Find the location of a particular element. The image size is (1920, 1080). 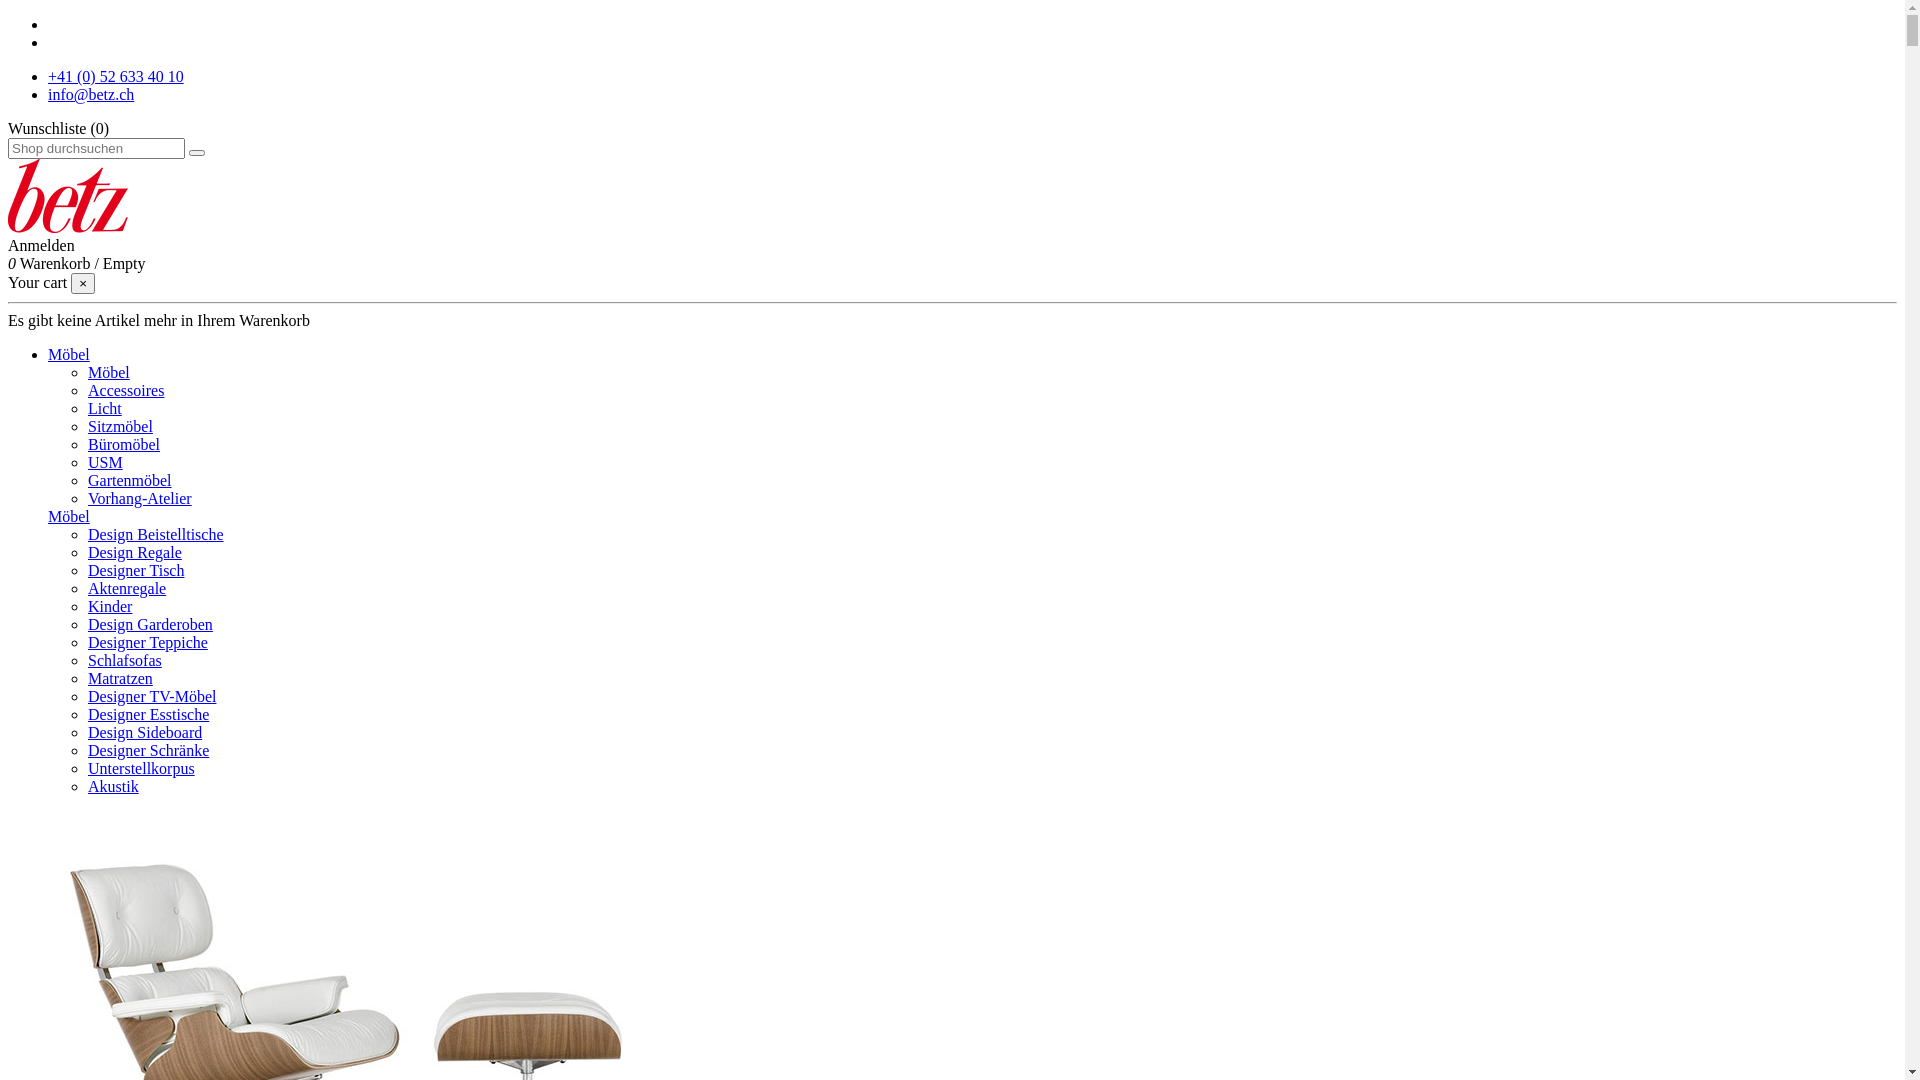

'Design Sideboard' is located at coordinates (86, 732).